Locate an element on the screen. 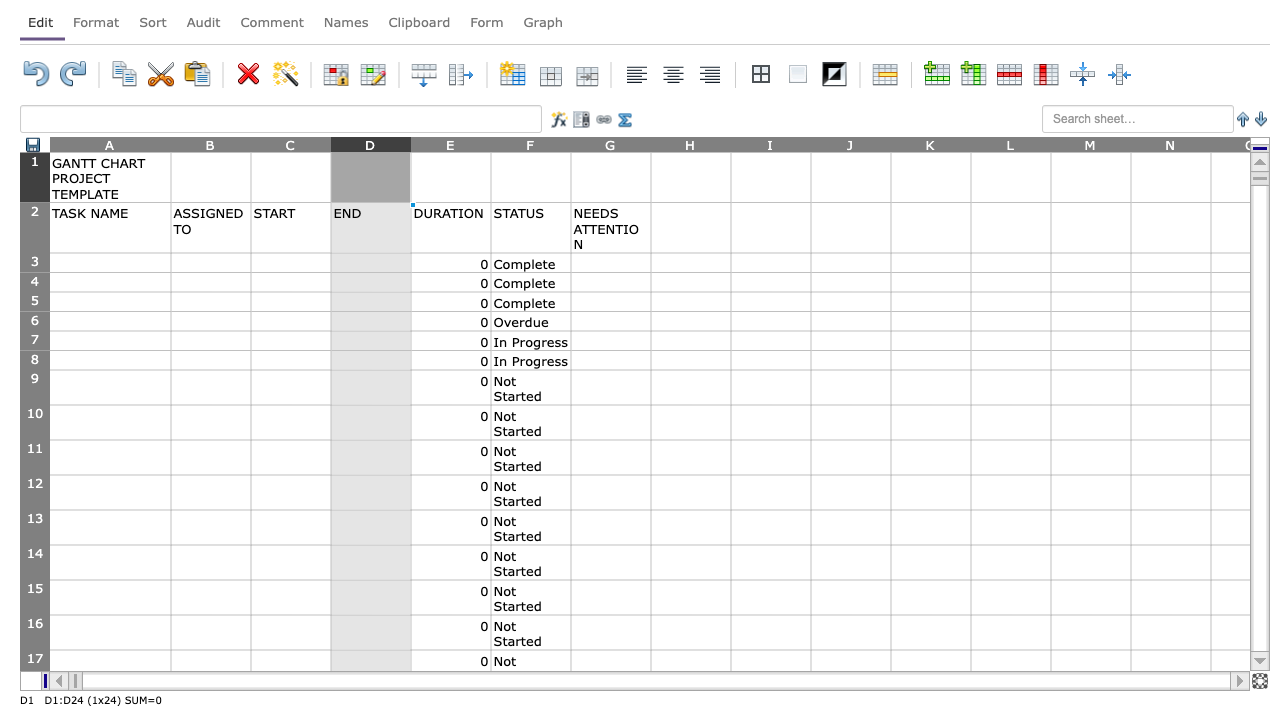 The width and height of the screenshot is (1280, 720). the width adjustment handle for column E is located at coordinates (491, 143).